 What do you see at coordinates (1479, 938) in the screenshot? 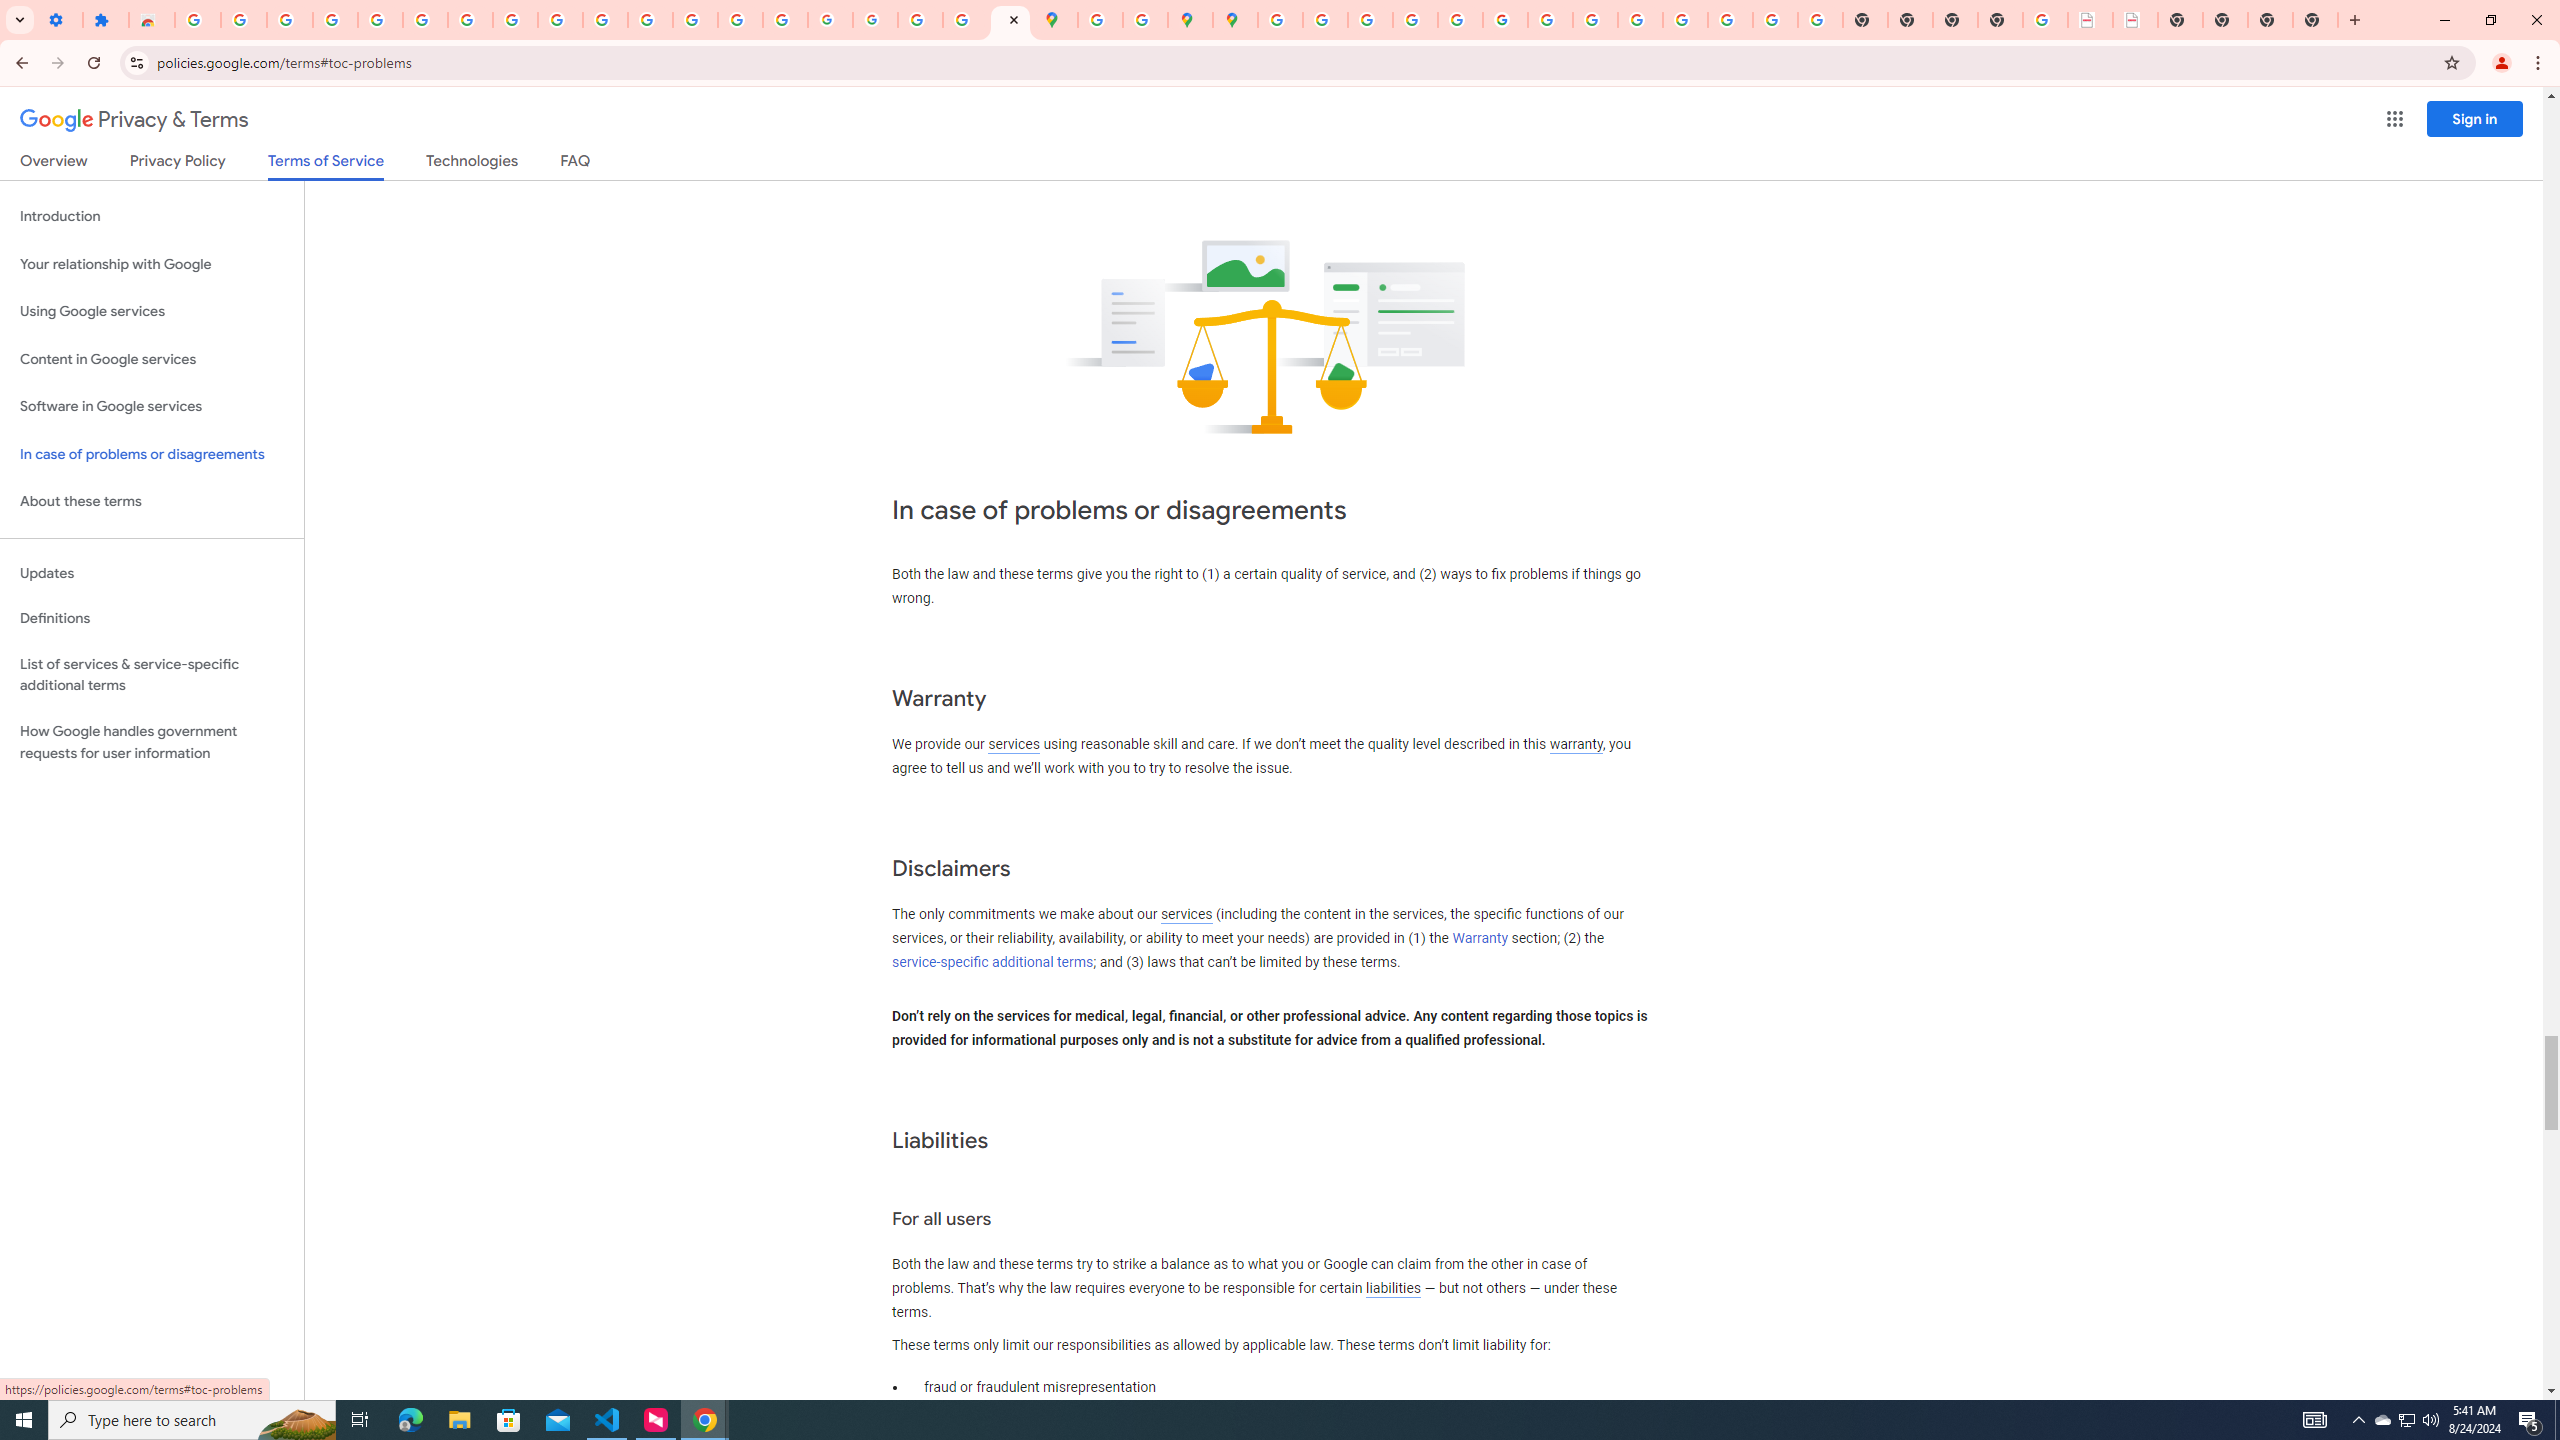
I see `'Warranty'` at bounding box center [1479, 938].